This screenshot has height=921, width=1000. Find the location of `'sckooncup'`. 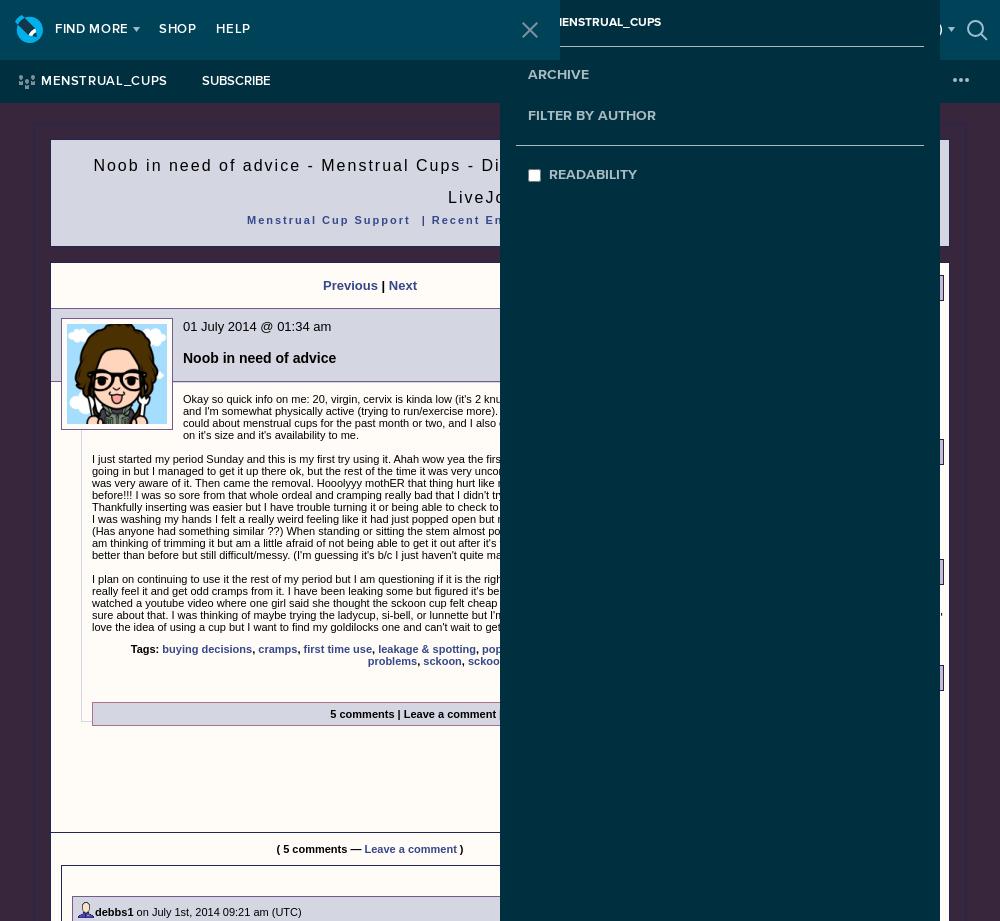

'sckooncup' is located at coordinates (495, 661).